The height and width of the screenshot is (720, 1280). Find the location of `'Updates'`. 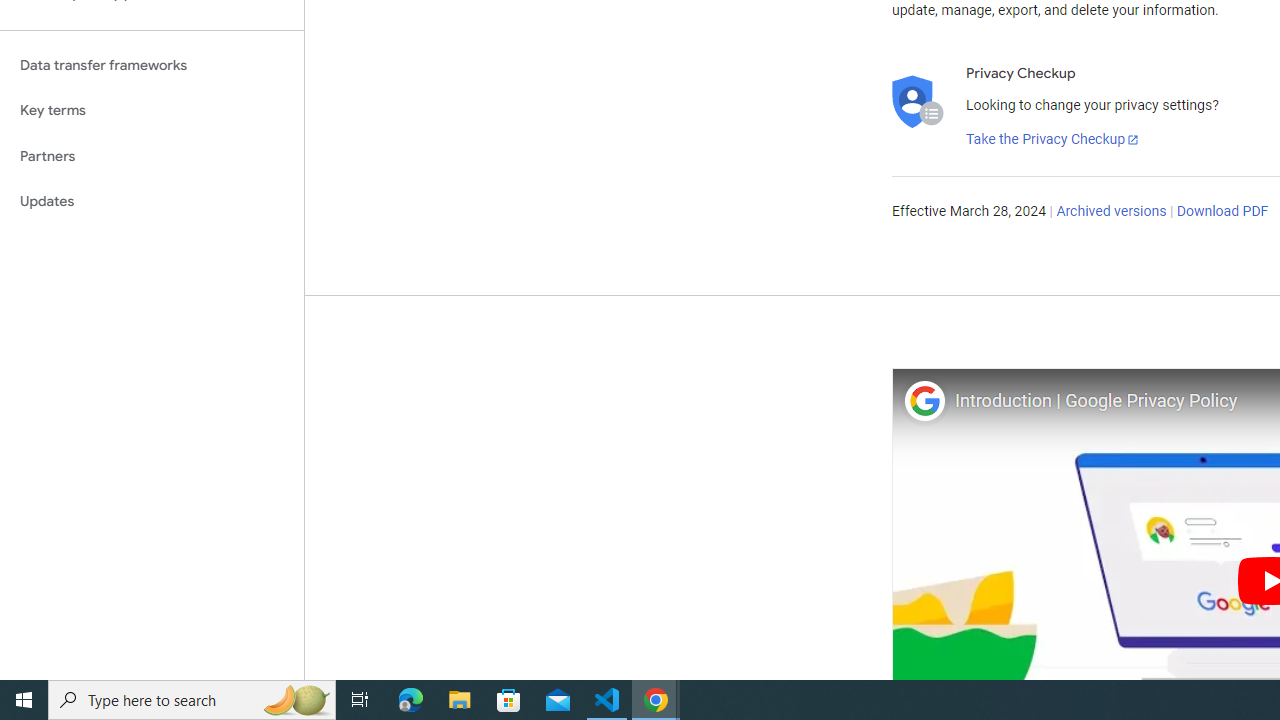

'Updates' is located at coordinates (151, 201).